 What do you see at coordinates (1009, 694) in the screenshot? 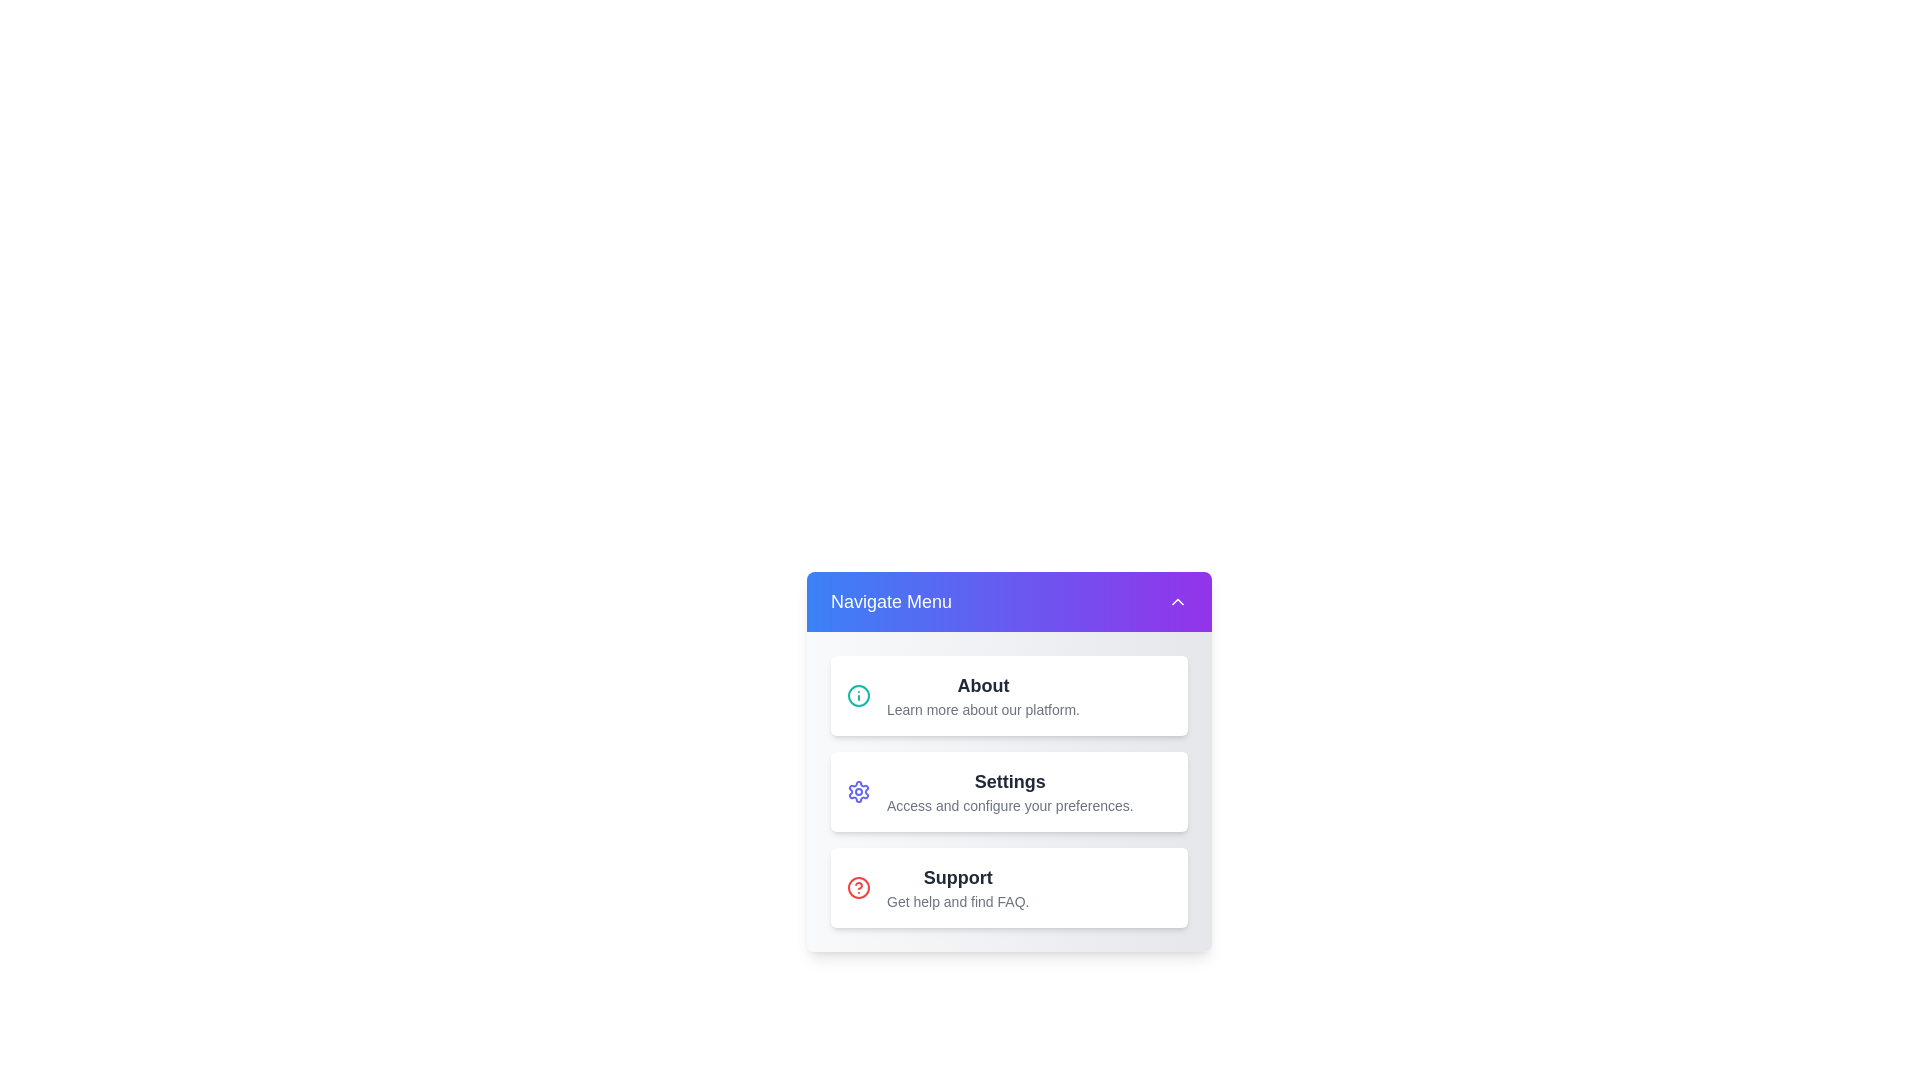
I see `the menu item About to observe hover effects` at bounding box center [1009, 694].